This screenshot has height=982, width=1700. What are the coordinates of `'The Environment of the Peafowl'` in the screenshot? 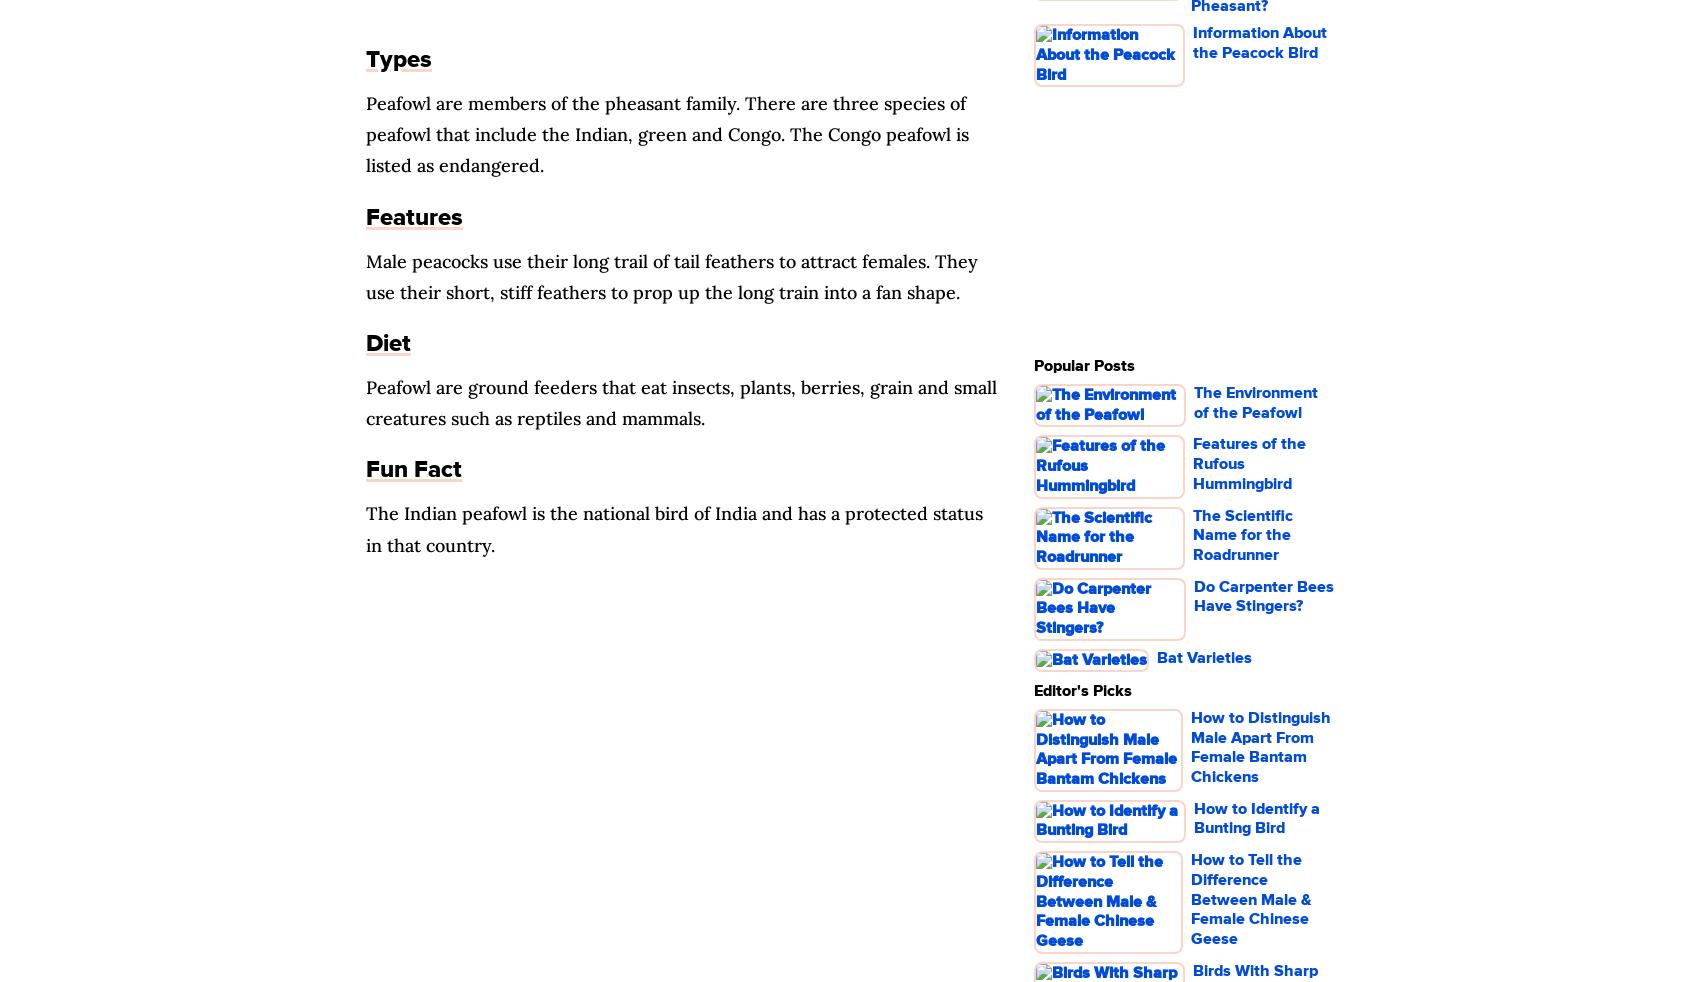 It's located at (1253, 402).